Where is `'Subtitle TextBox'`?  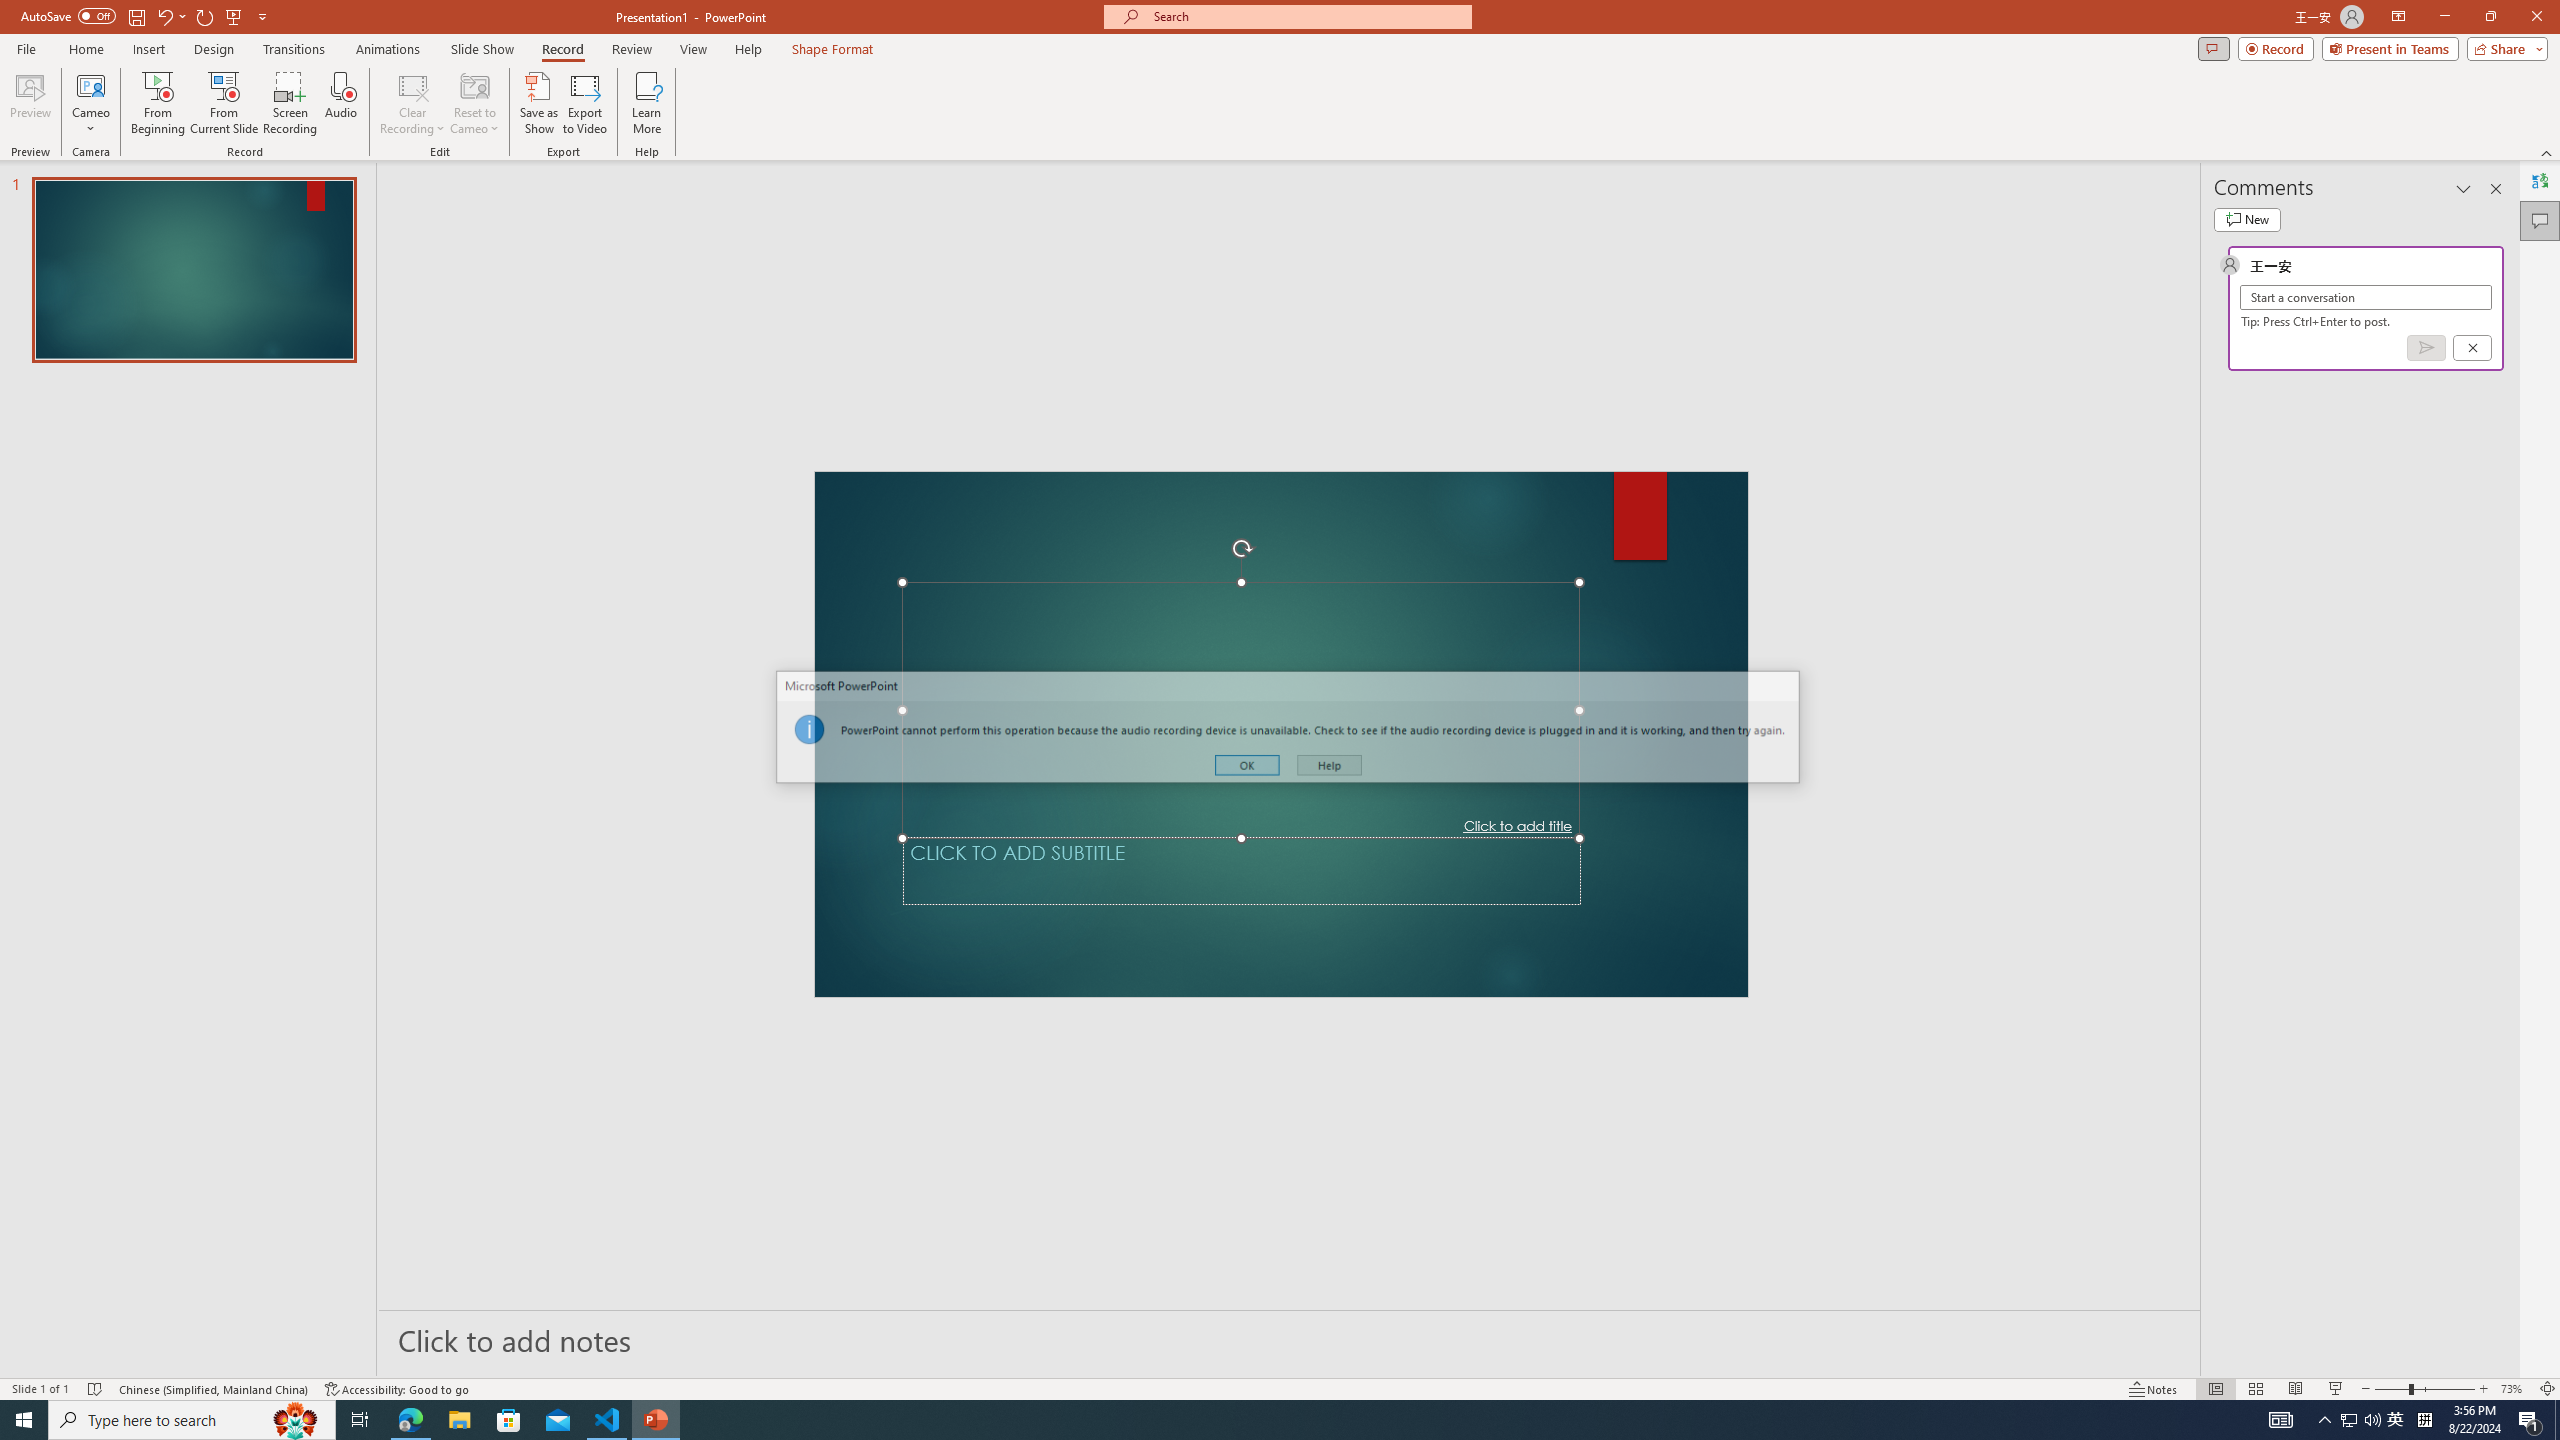
'Subtitle TextBox' is located at coordinates (1242, 869).